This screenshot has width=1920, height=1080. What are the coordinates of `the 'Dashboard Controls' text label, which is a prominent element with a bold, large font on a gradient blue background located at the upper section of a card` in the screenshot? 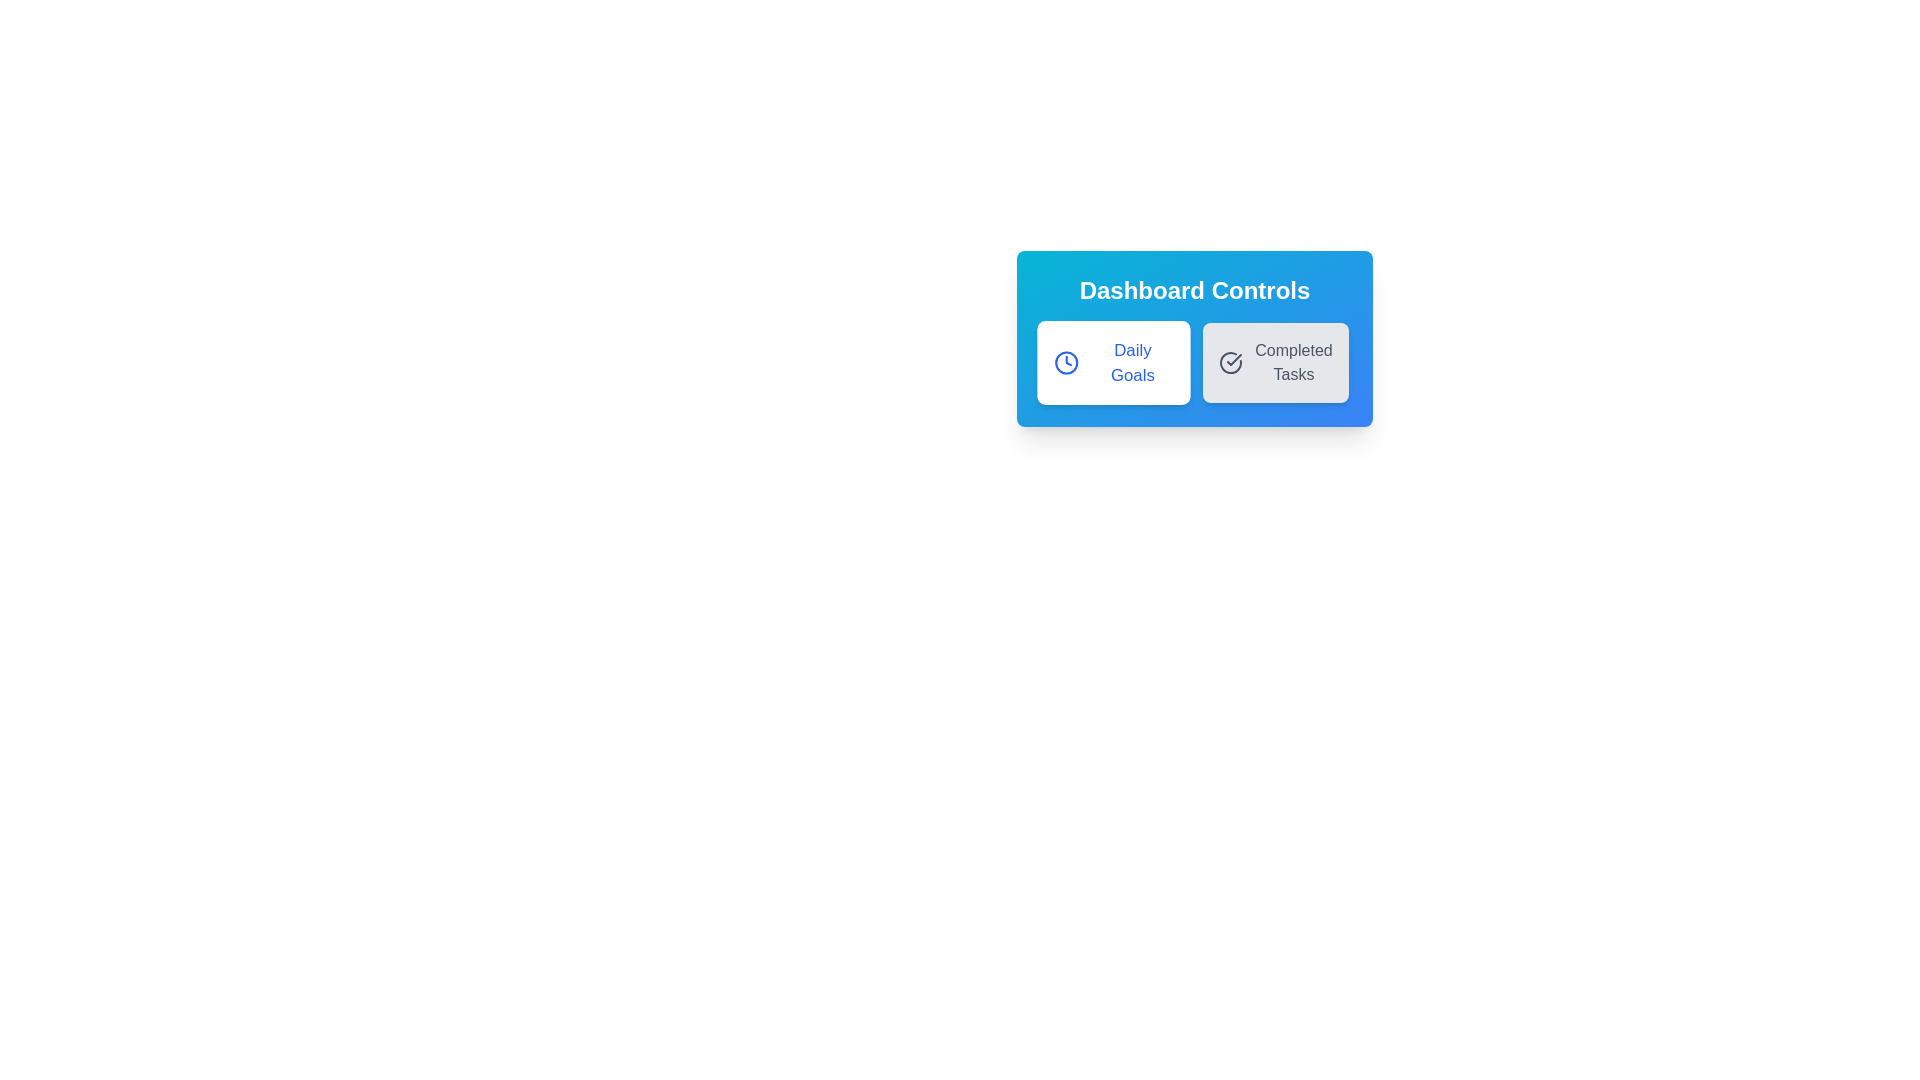 It's located at (1195, 290).